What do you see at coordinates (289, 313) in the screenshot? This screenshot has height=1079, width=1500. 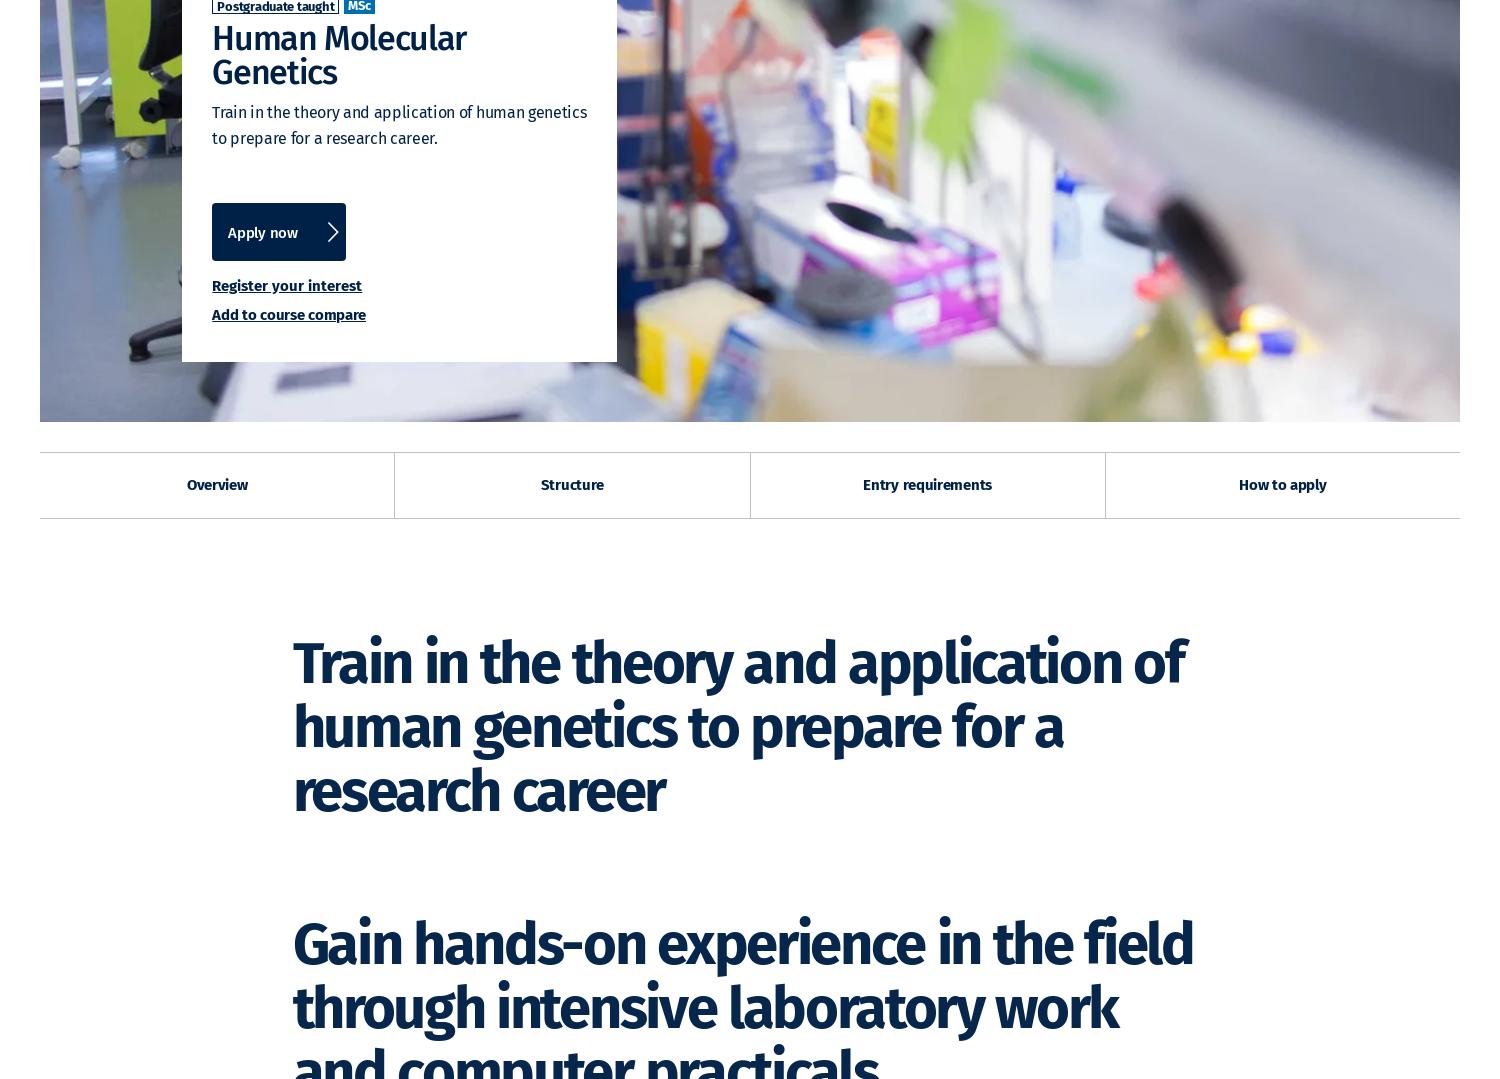 I see `'Add to course compare'` at bounding box center [289, 313].